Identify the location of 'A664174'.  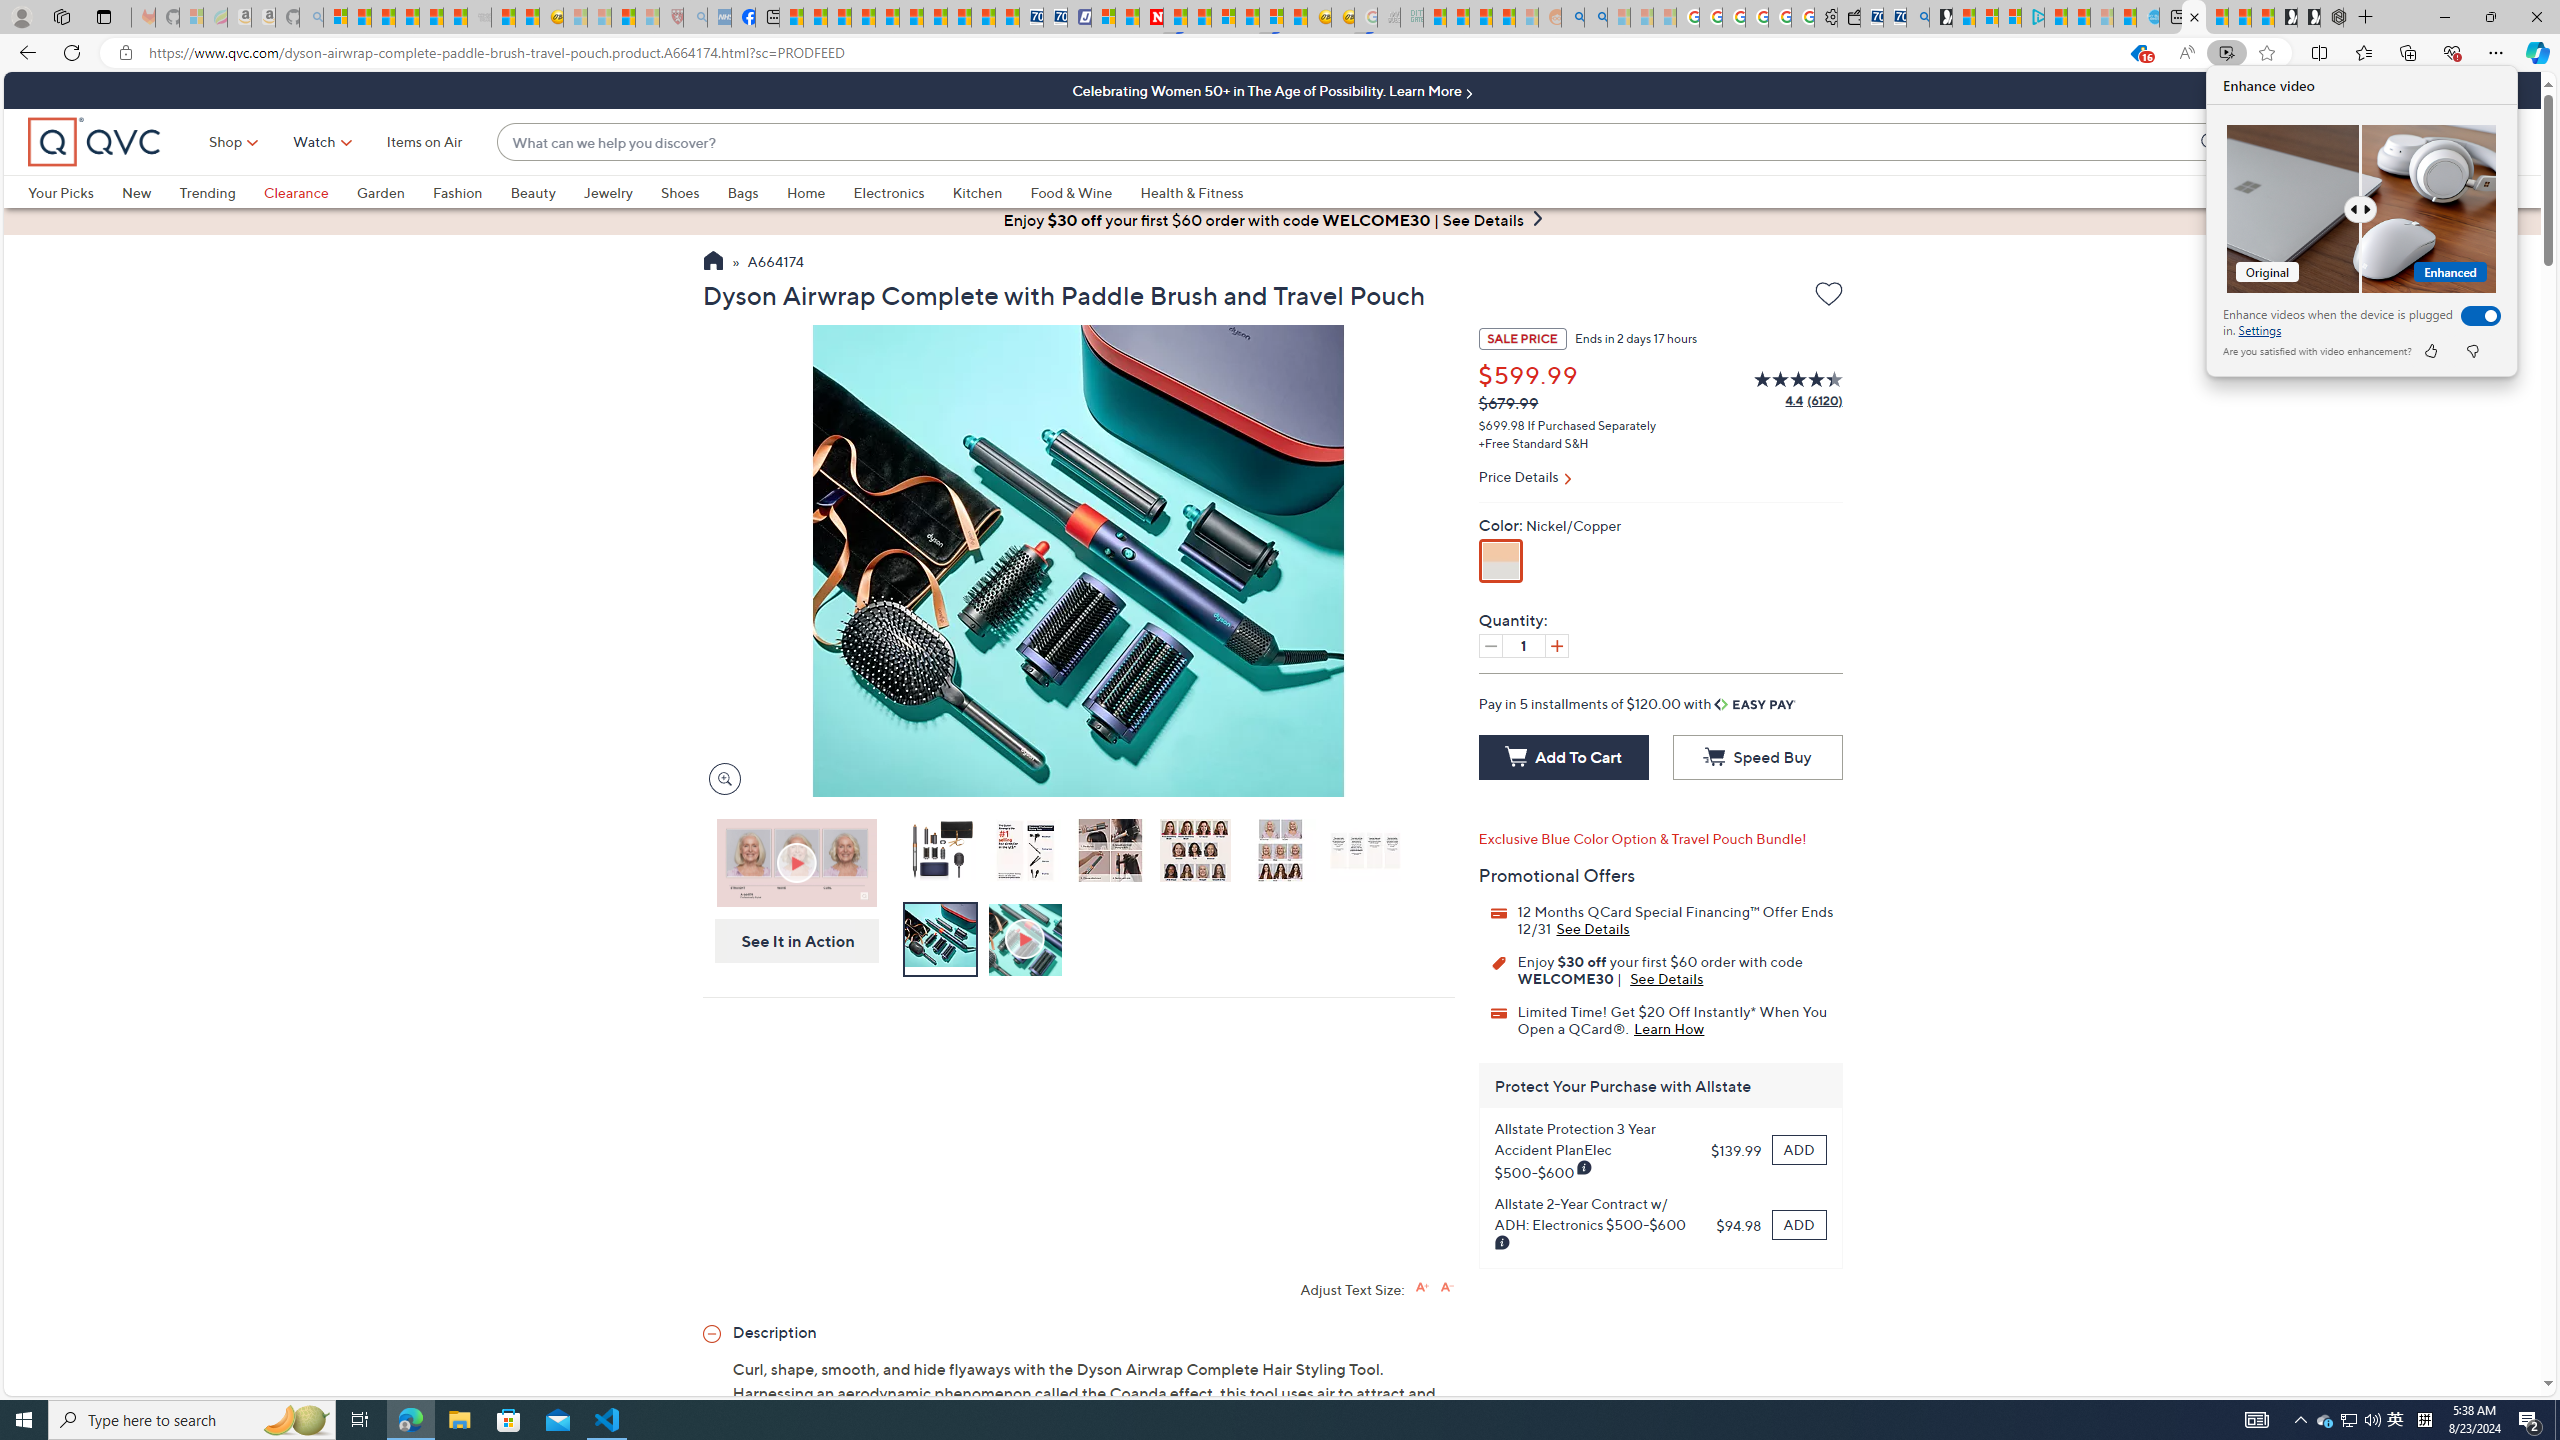
(774, 263).